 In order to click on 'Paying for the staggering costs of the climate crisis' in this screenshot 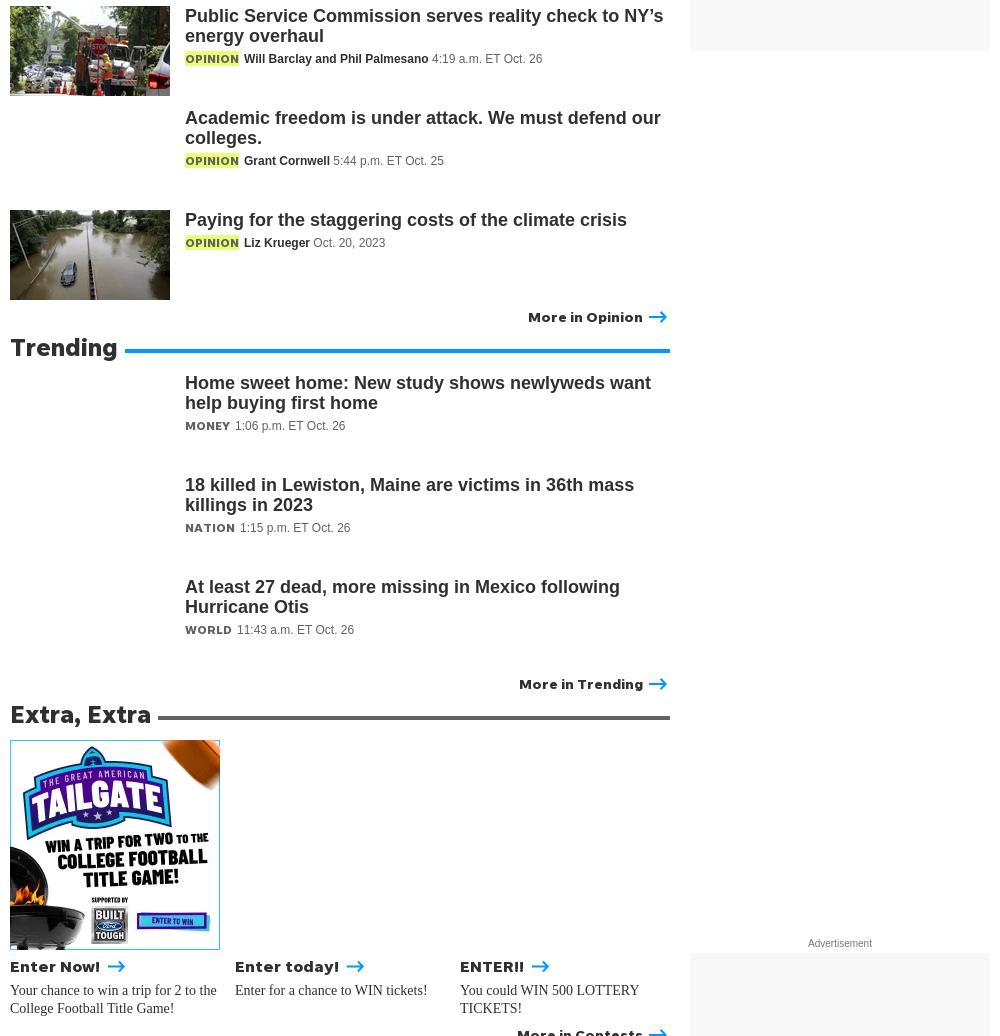, I will do `click(408, 220)`.